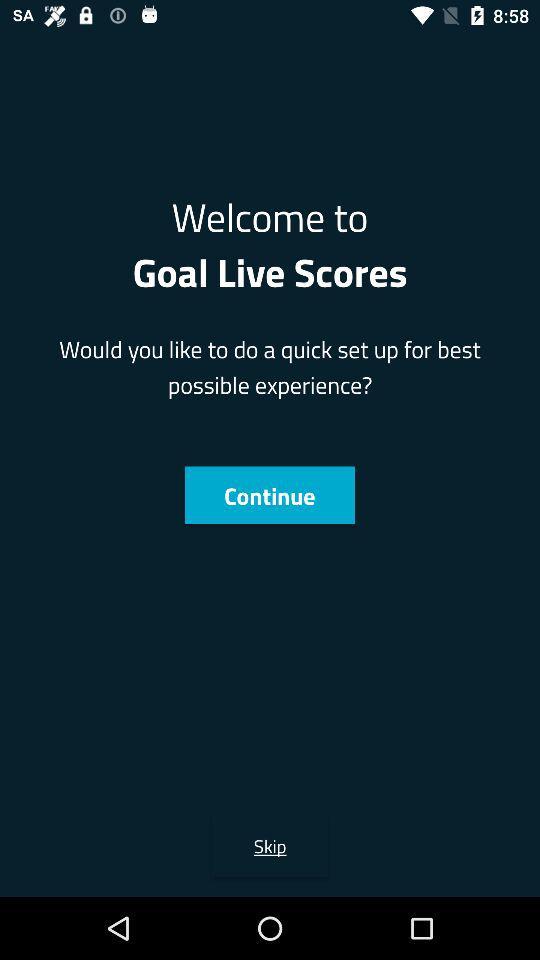 This screenshot has width=540, height=960. Describe the element at coordinates (270, 844) in the screenshot. I see `the skip` at that location.